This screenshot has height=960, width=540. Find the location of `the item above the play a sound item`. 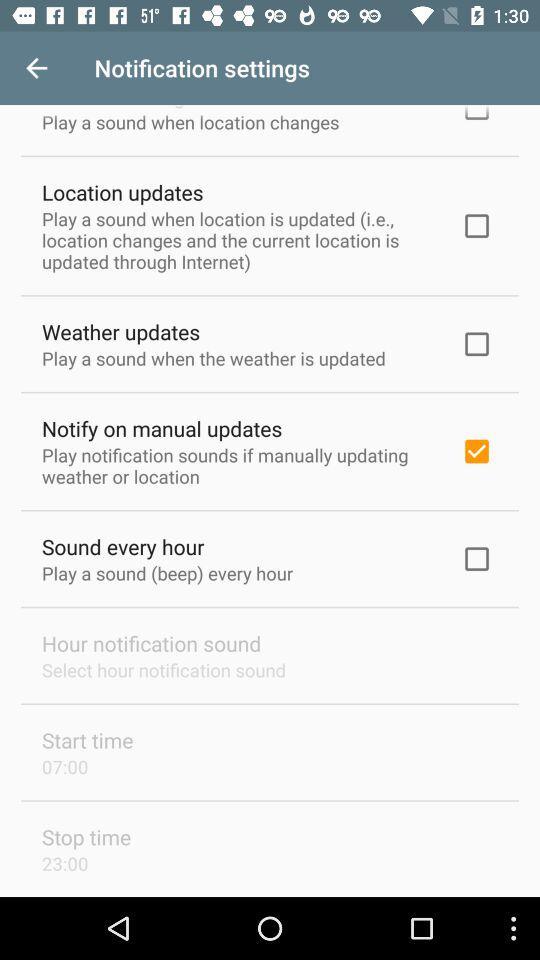

the item above the play a sound item is located at coordinates (122, 192).